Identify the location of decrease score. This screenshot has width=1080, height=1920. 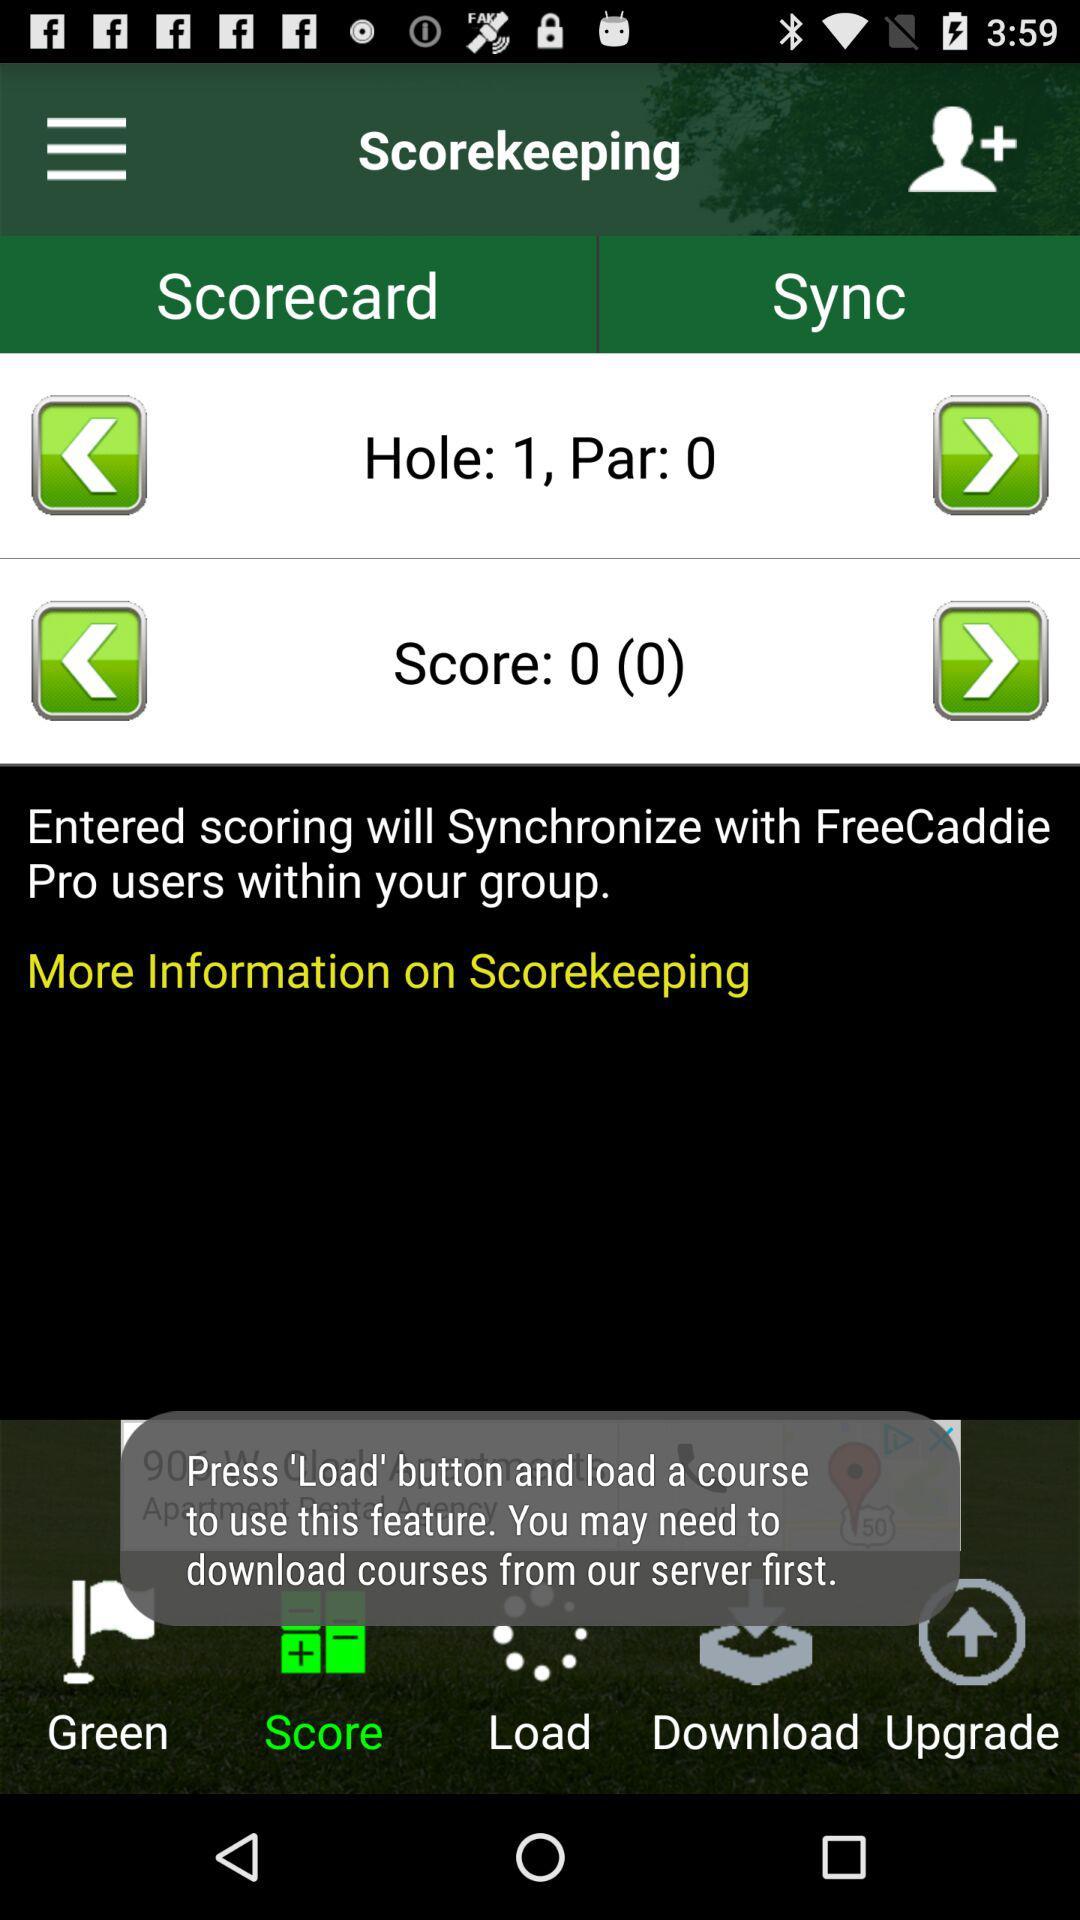
(88, 660).